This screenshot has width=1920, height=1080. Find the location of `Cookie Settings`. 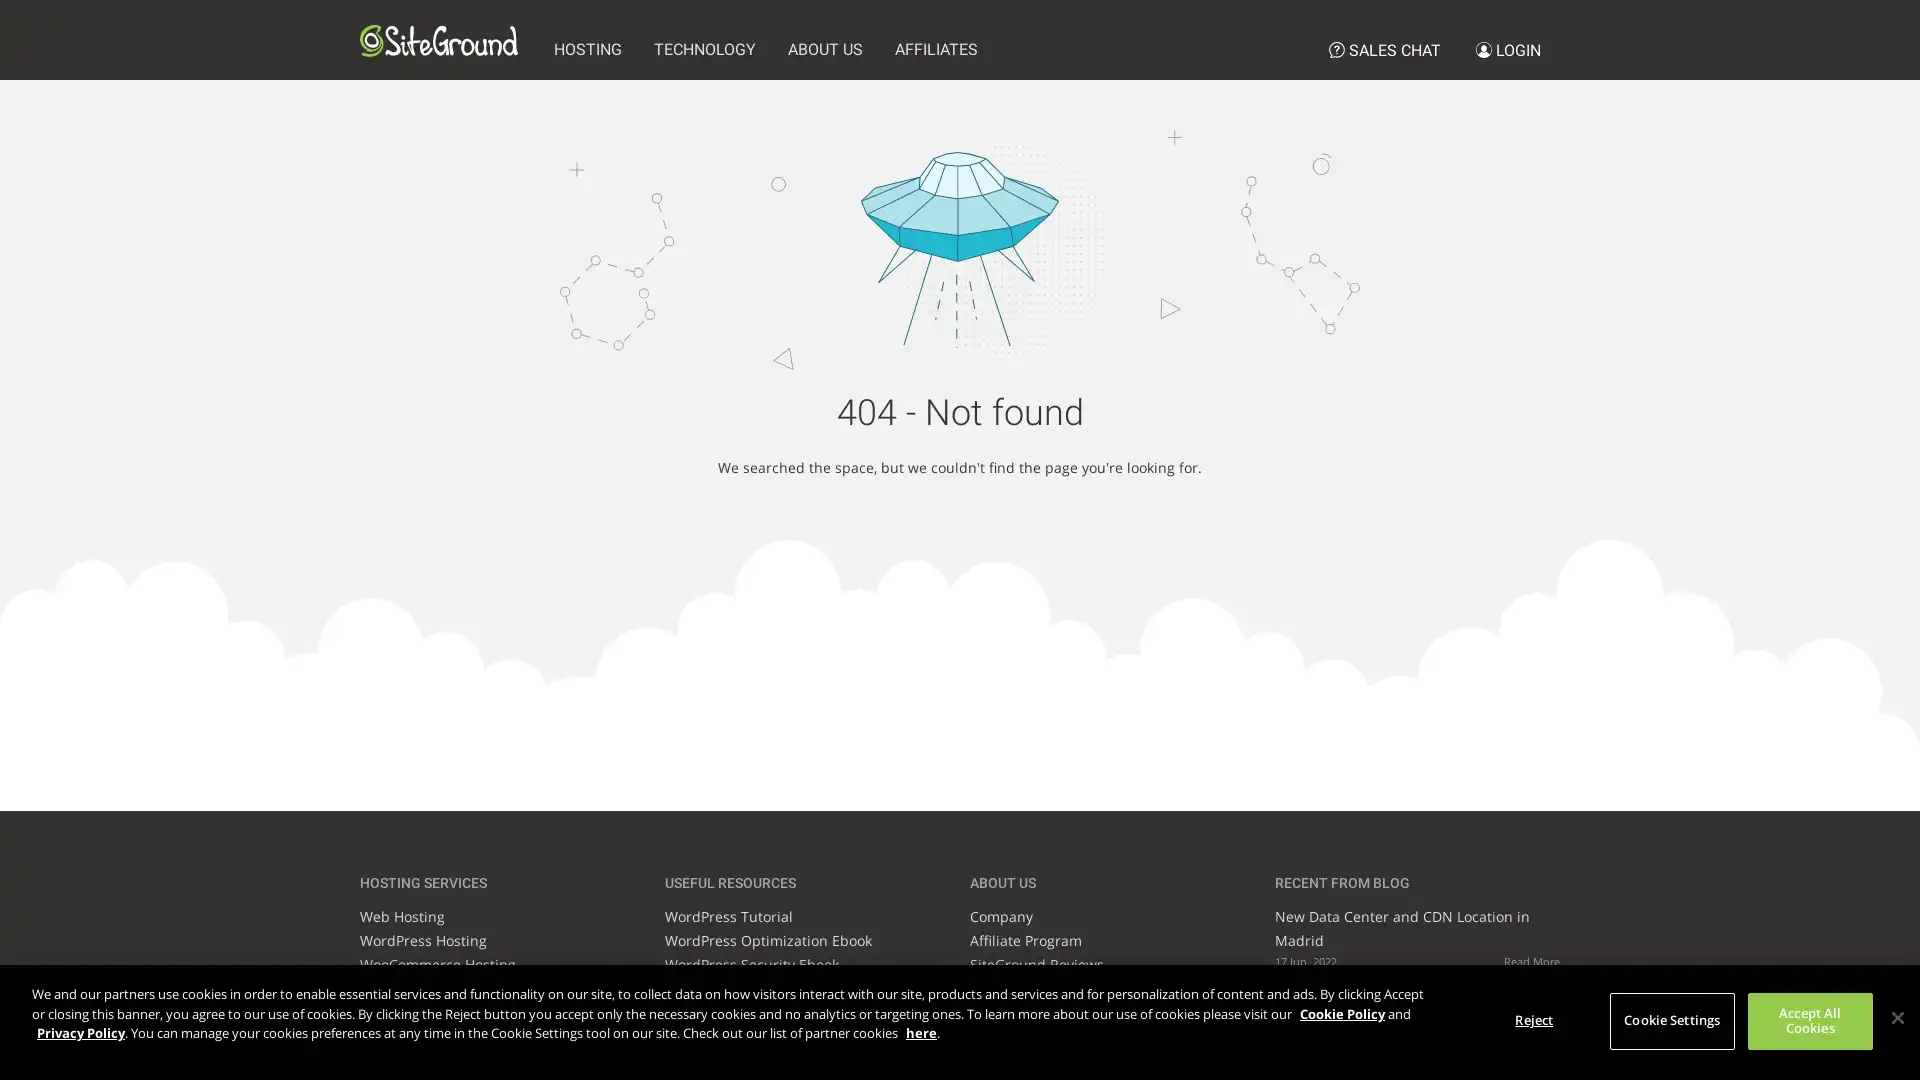

Cookie Settings is located at coordinates (1671, 1020).